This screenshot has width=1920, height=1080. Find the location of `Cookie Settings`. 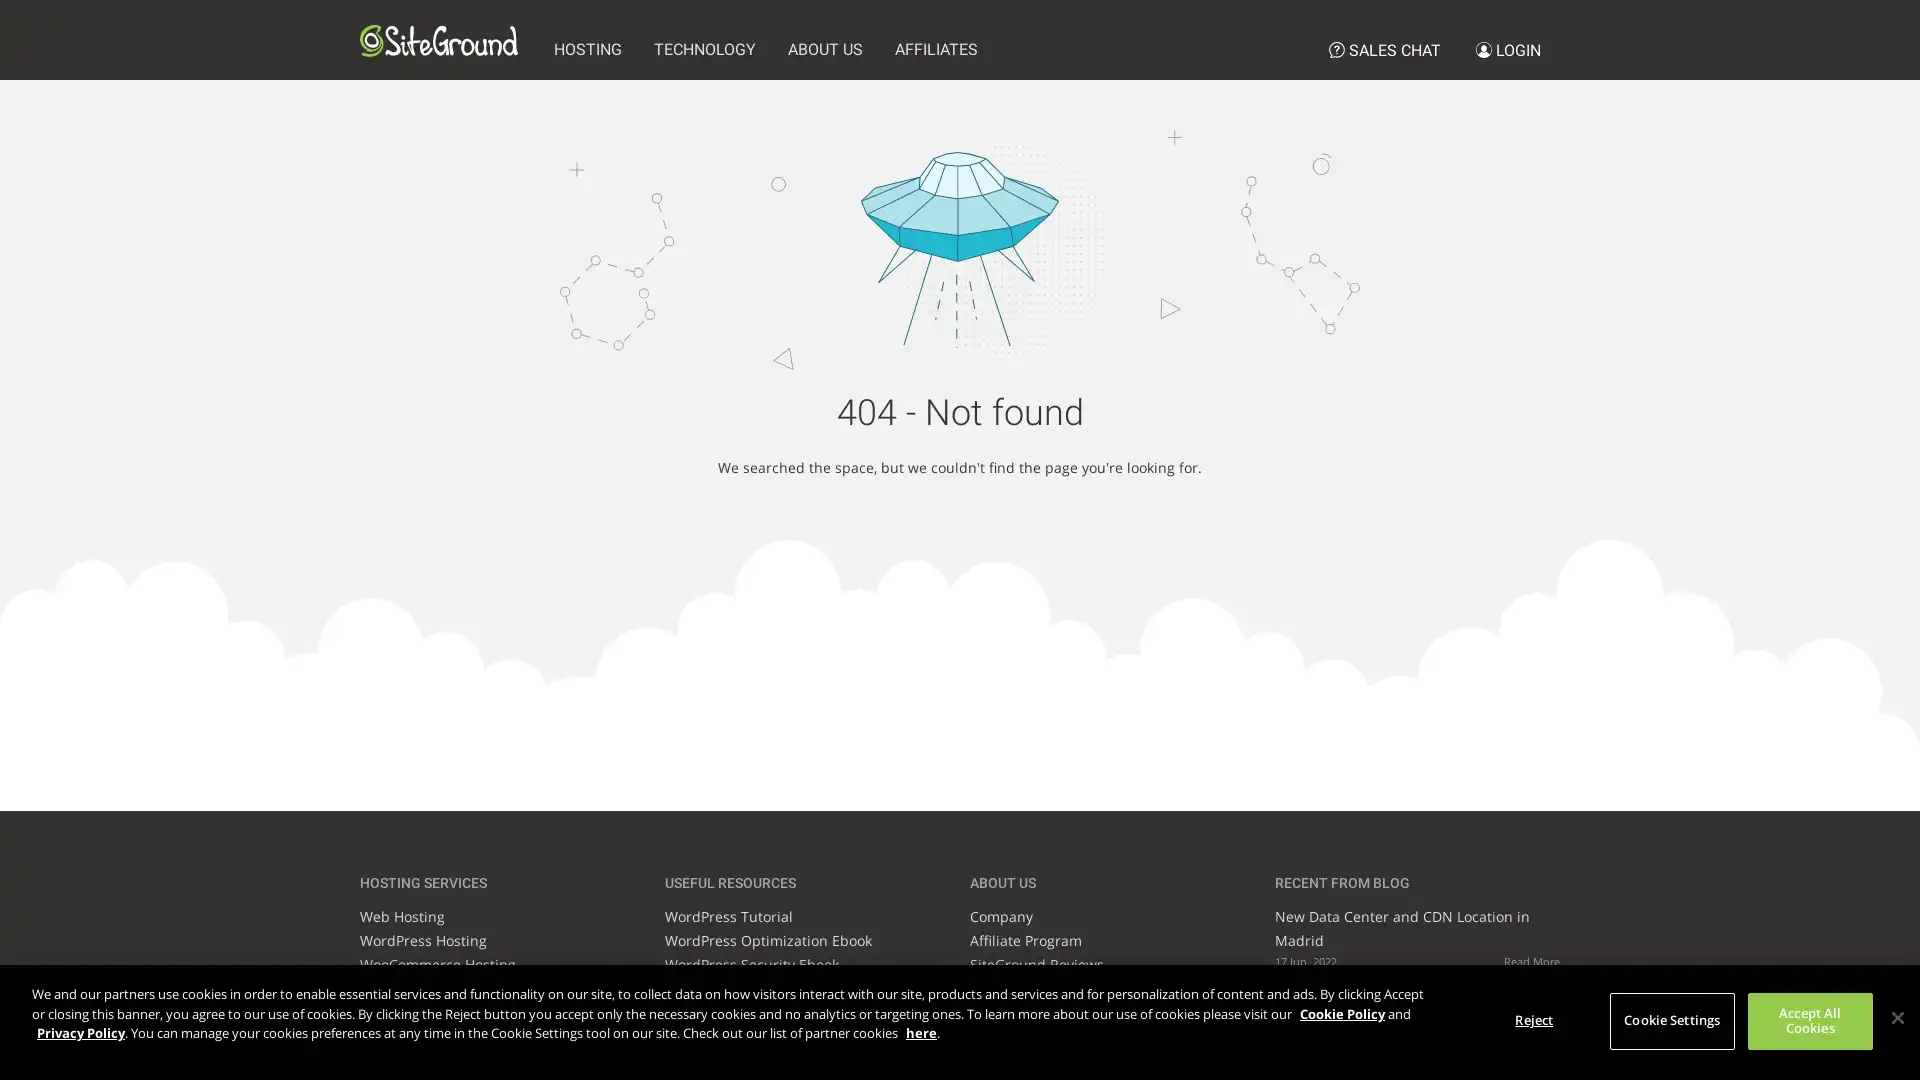

Cookie Settings is located at coordinates (1671, 1020).